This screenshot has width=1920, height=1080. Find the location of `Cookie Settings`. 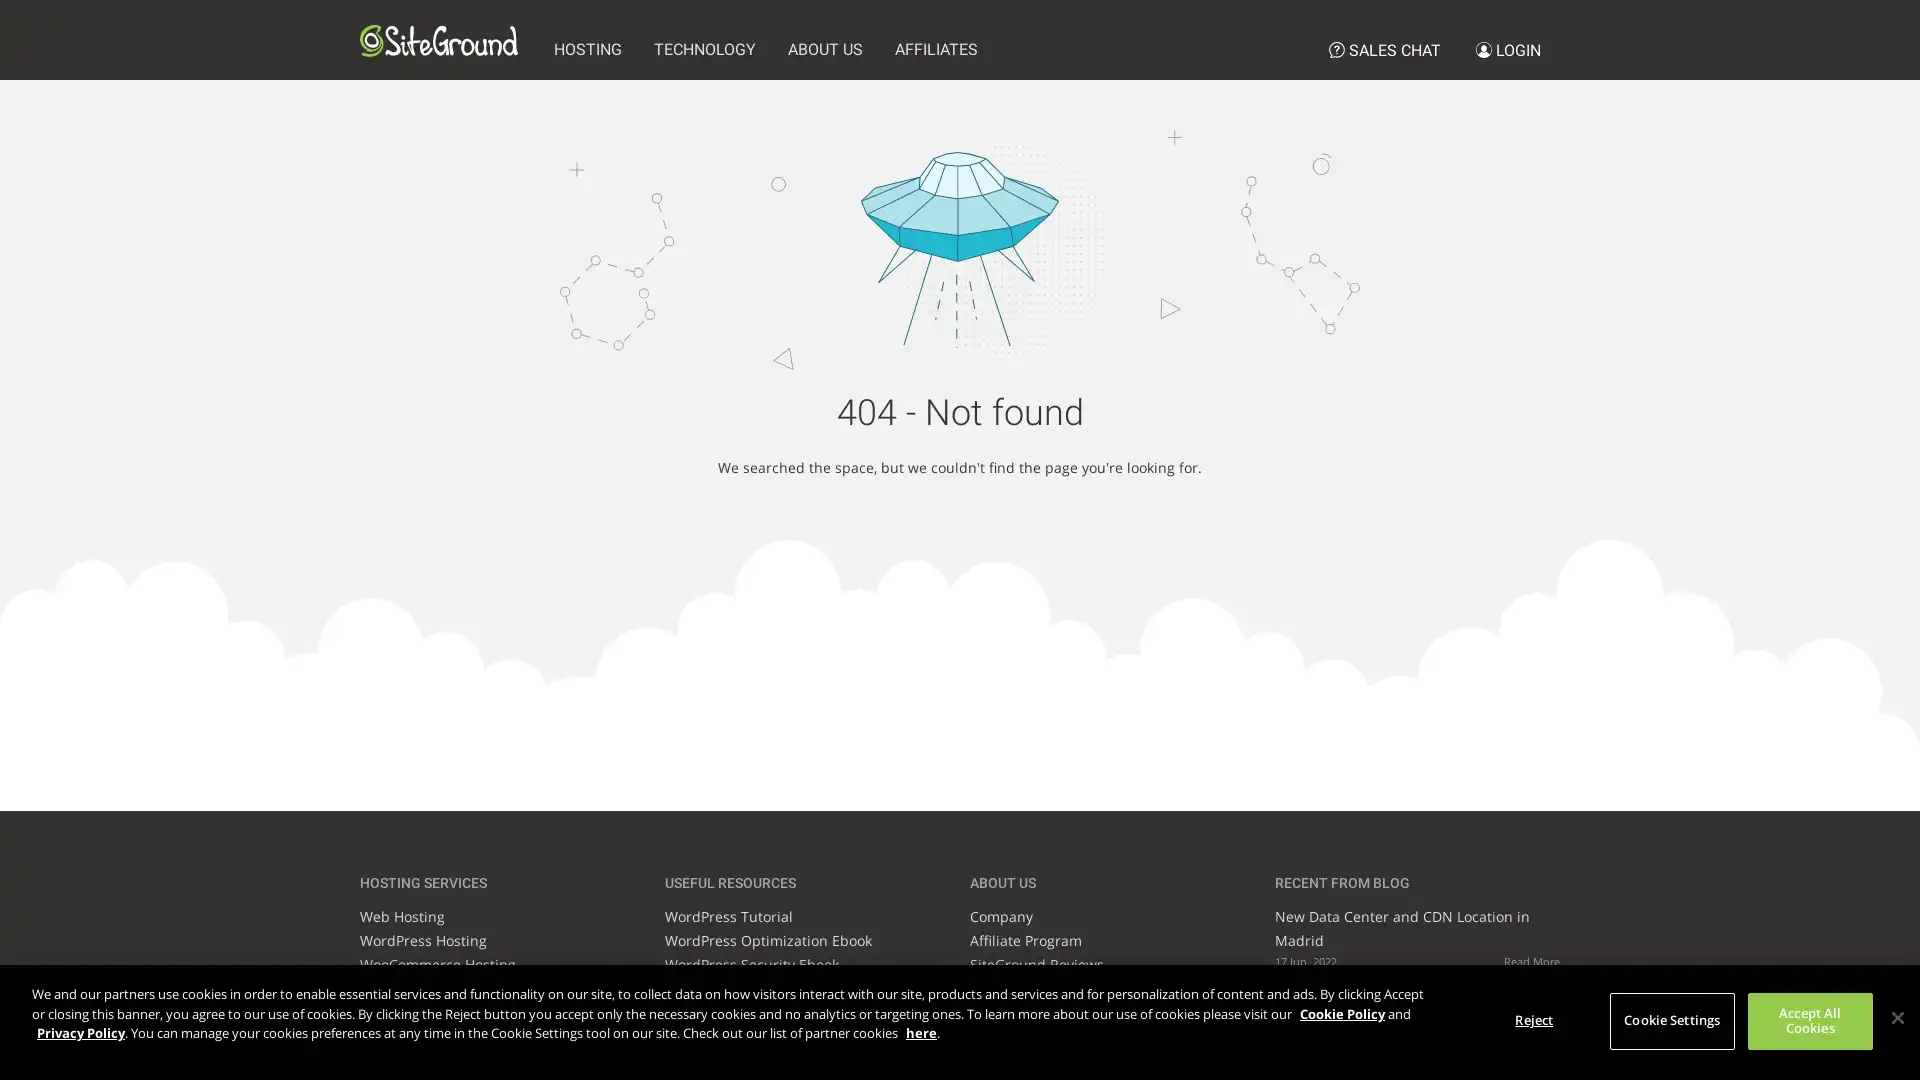

Cookie Settings is located at coordinates (1671, 1020).